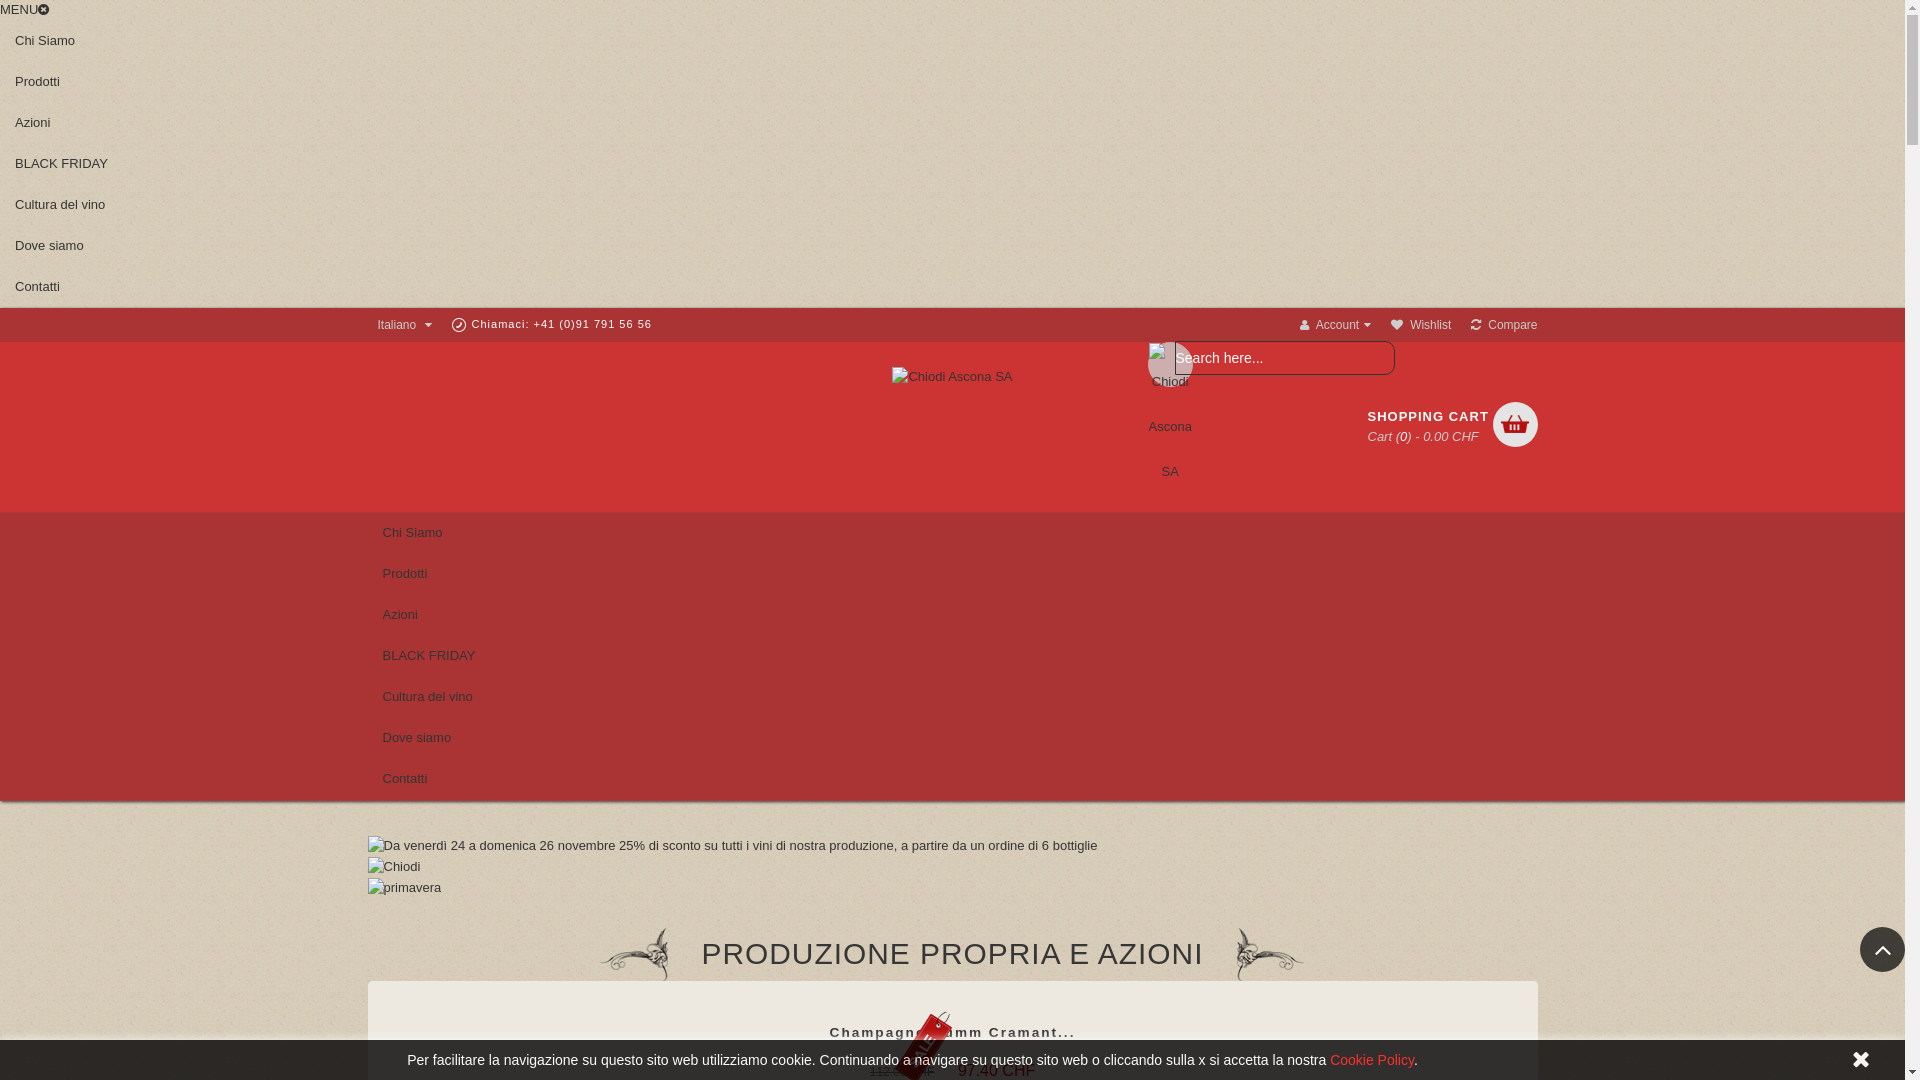  Describe the element at coordinates (952, 1032) in the screenshot. I see `'Champagne Mumm Cramant...'` at that location.